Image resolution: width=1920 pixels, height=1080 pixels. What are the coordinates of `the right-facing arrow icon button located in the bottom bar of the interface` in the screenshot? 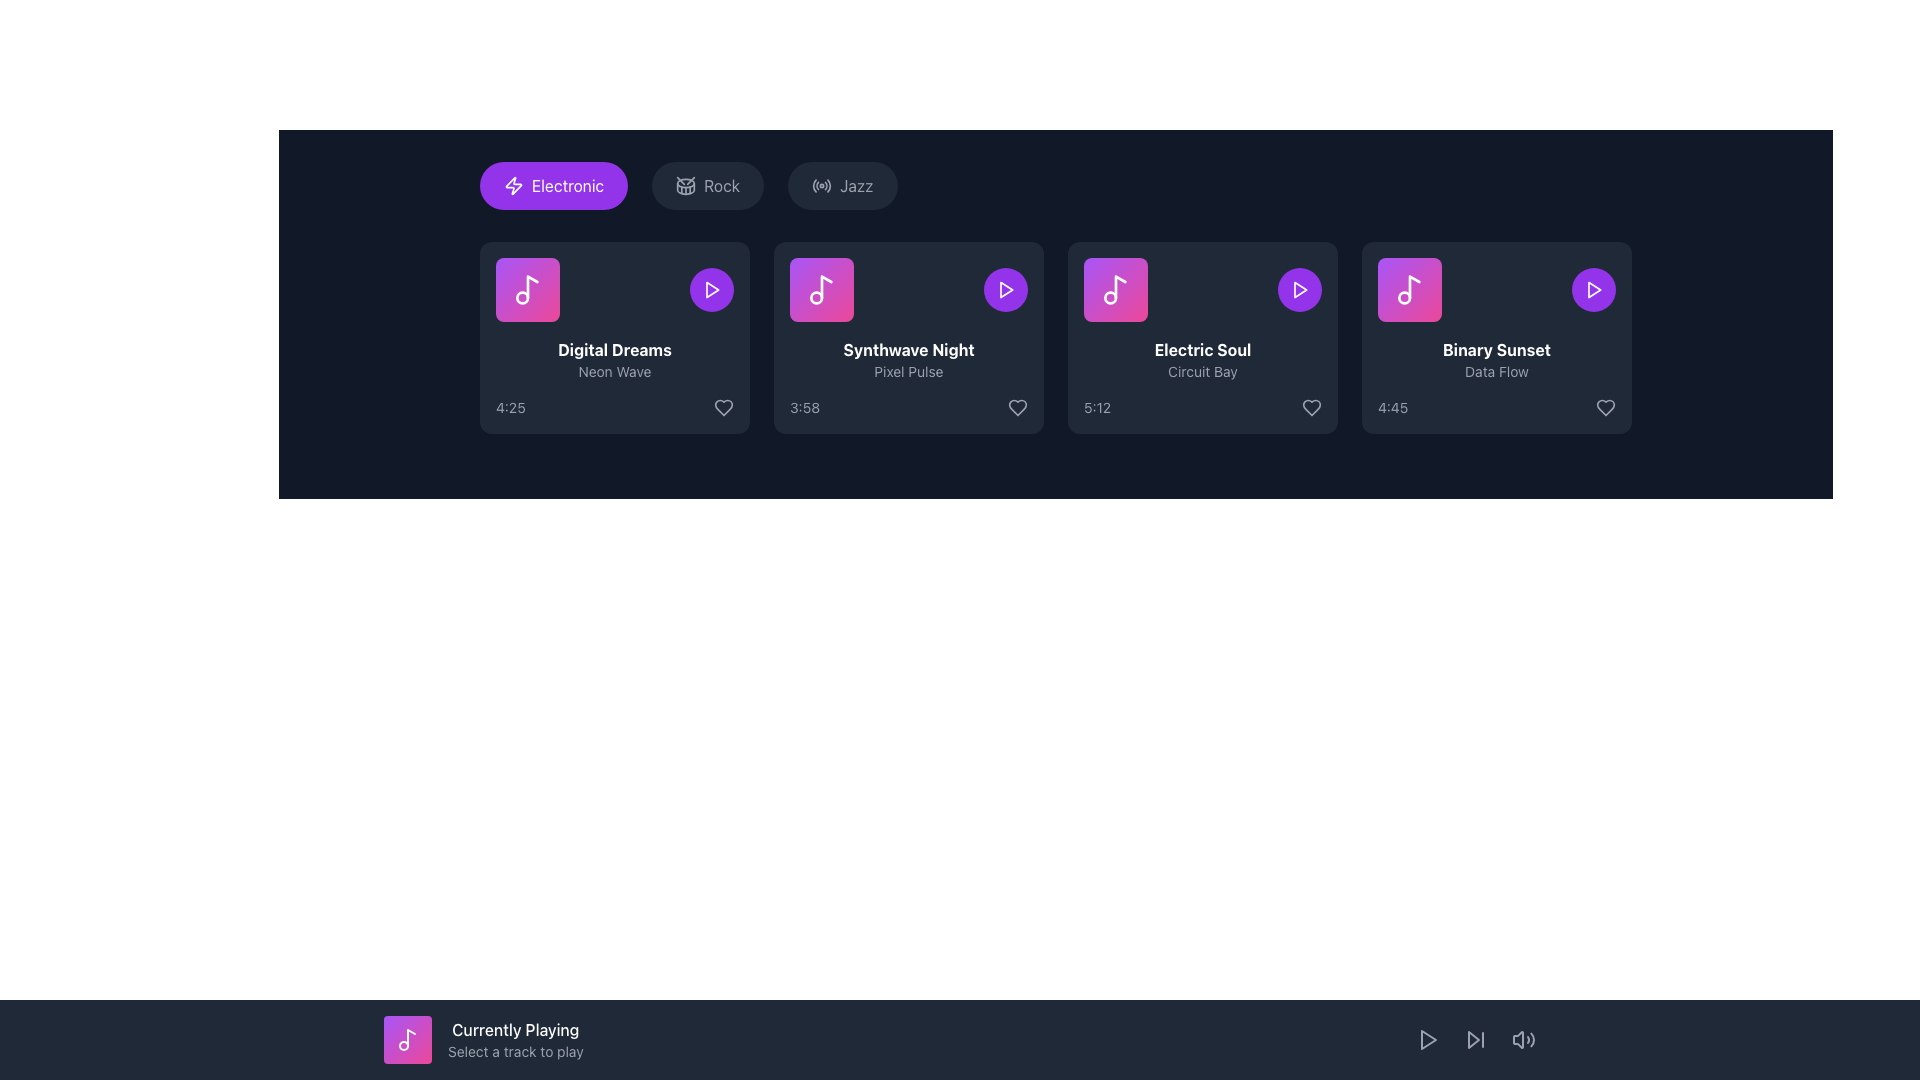 It's located at (1476, 1039).